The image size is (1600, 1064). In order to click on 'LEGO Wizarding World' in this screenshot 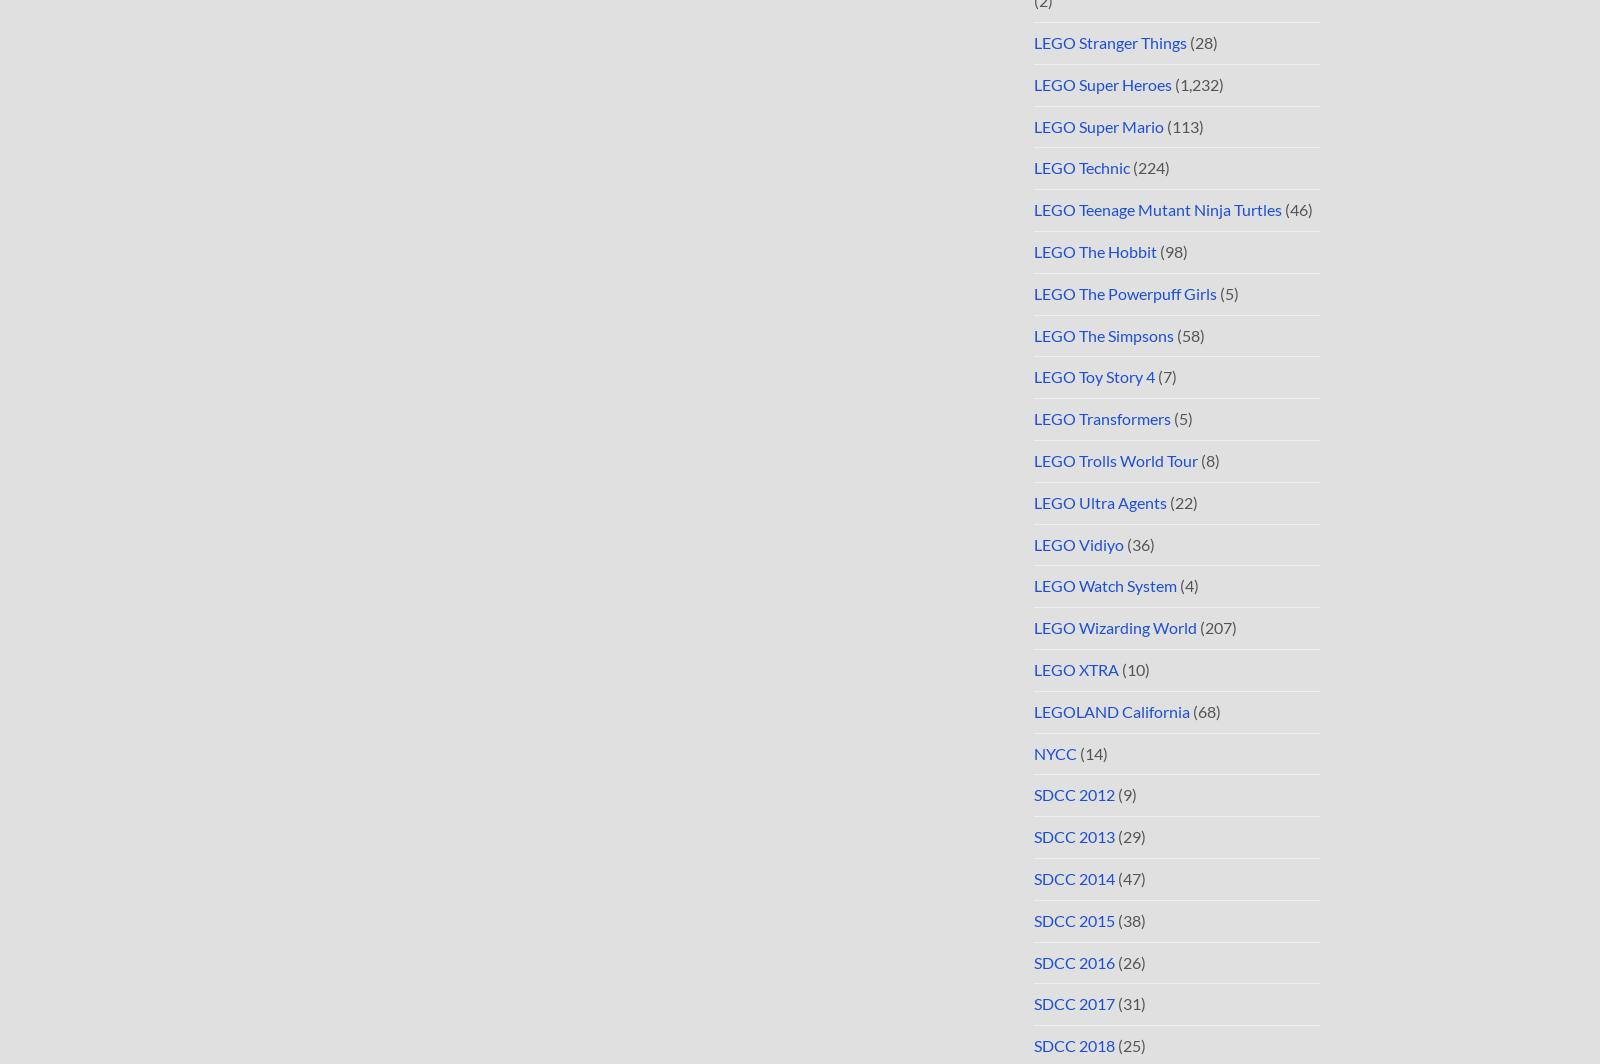, I will do `click(1115, 627)`.